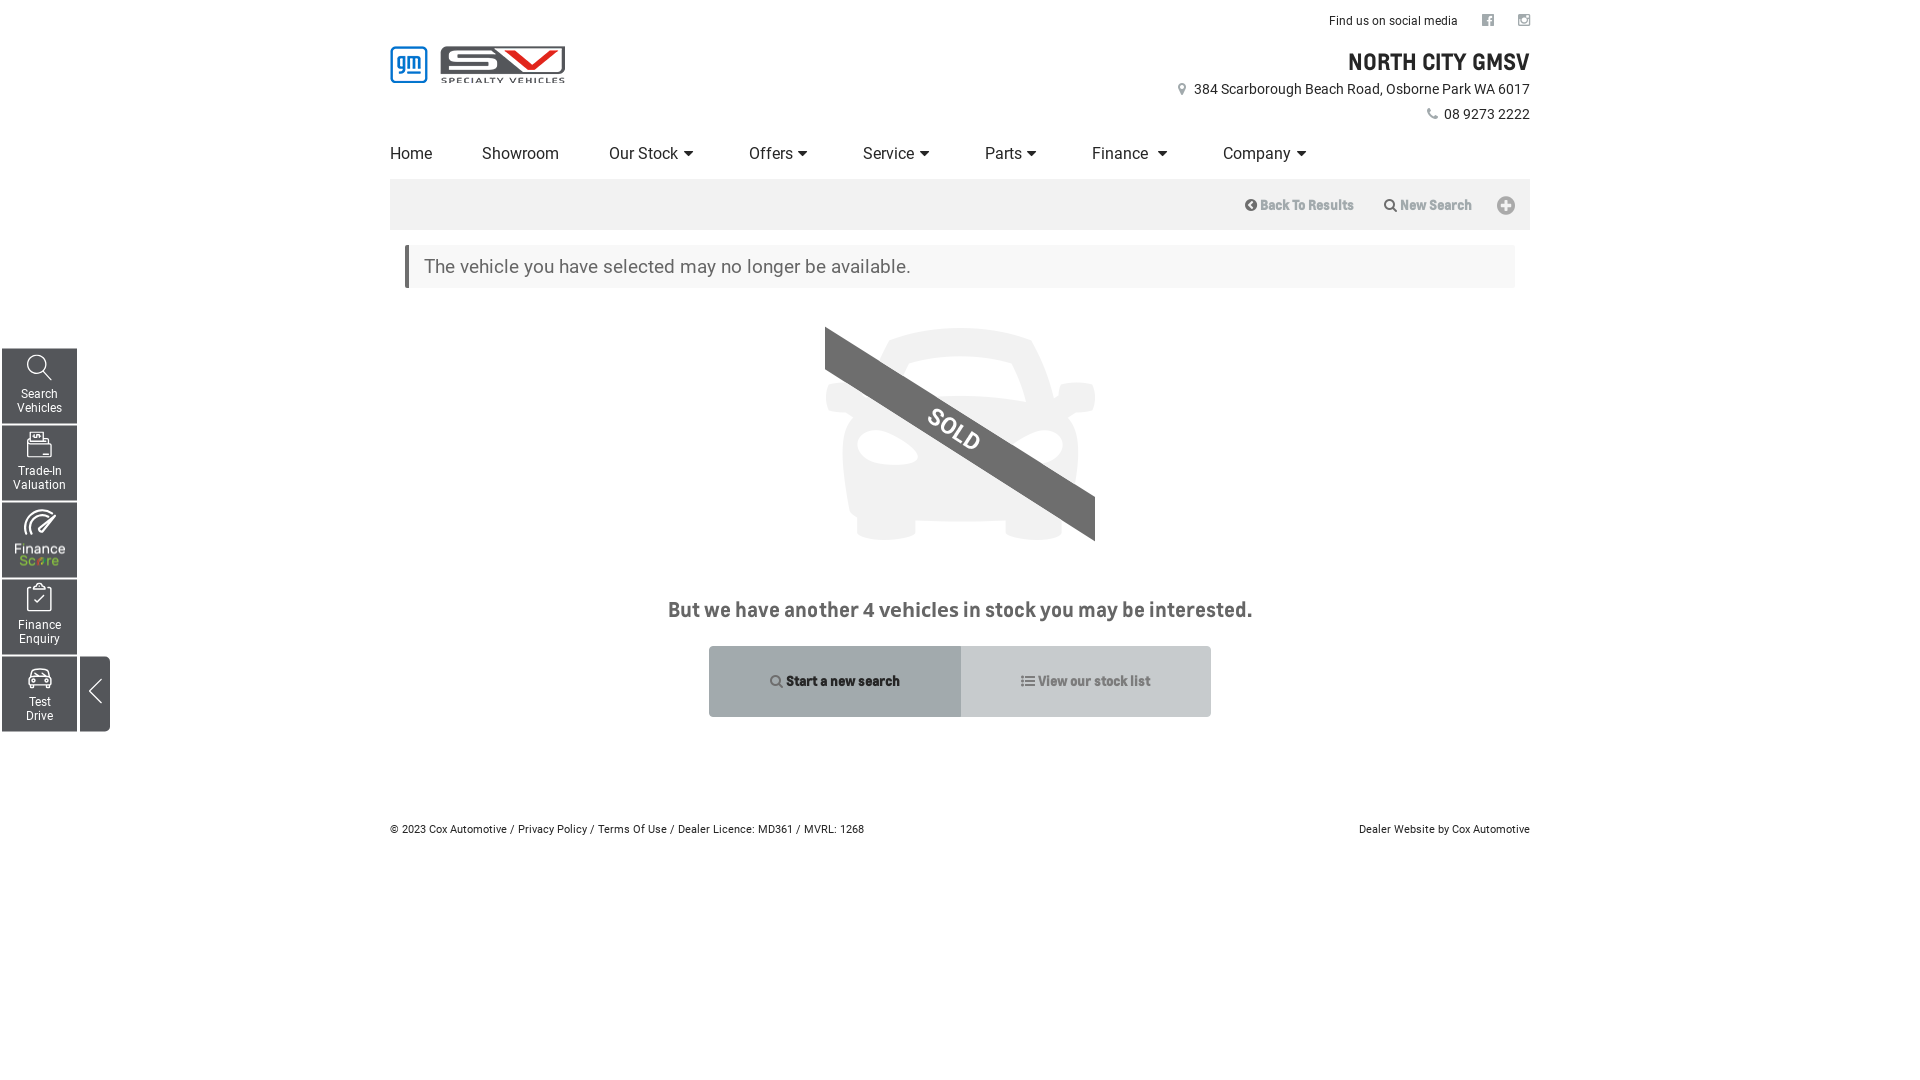 The image size is (1920, 1080). What do you see at coordinates (1421, 114) in the screenshot?
I see `'08 9273 2222'` at bounding box center [1421, 114].